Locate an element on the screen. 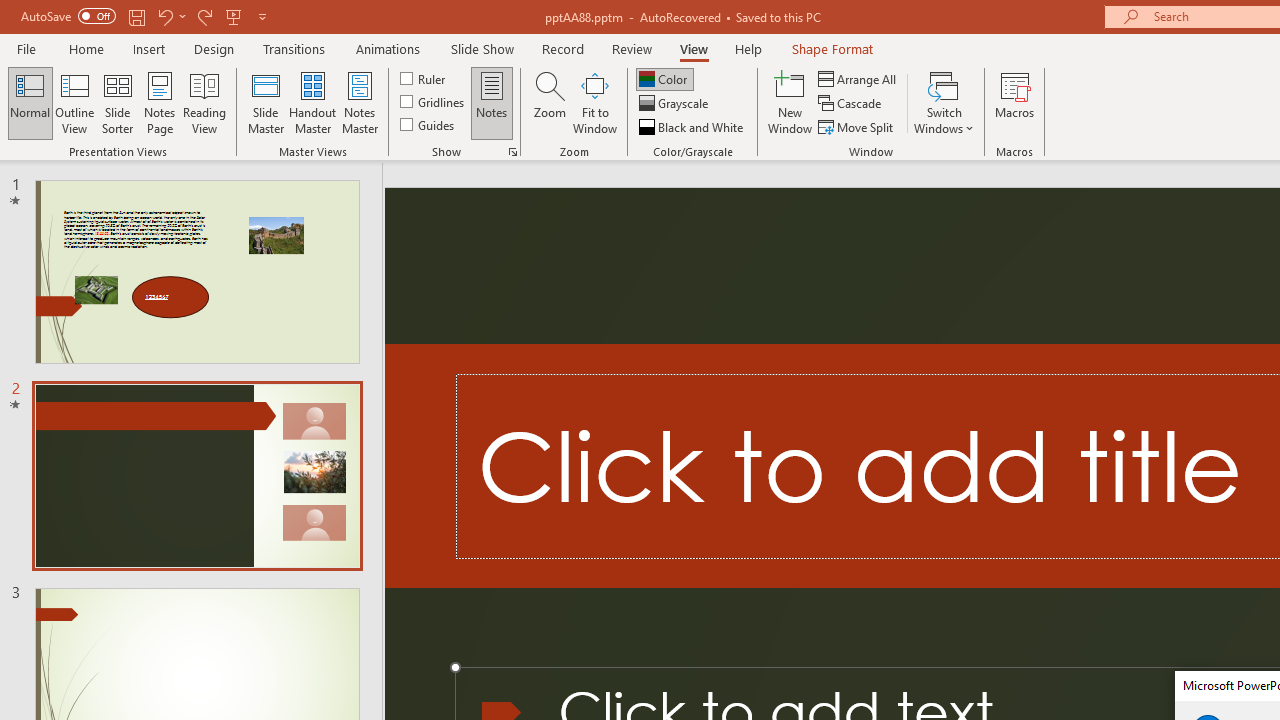 The image size is (1280, 720). 'Fit to Window' is located at coordinates (594, 103).